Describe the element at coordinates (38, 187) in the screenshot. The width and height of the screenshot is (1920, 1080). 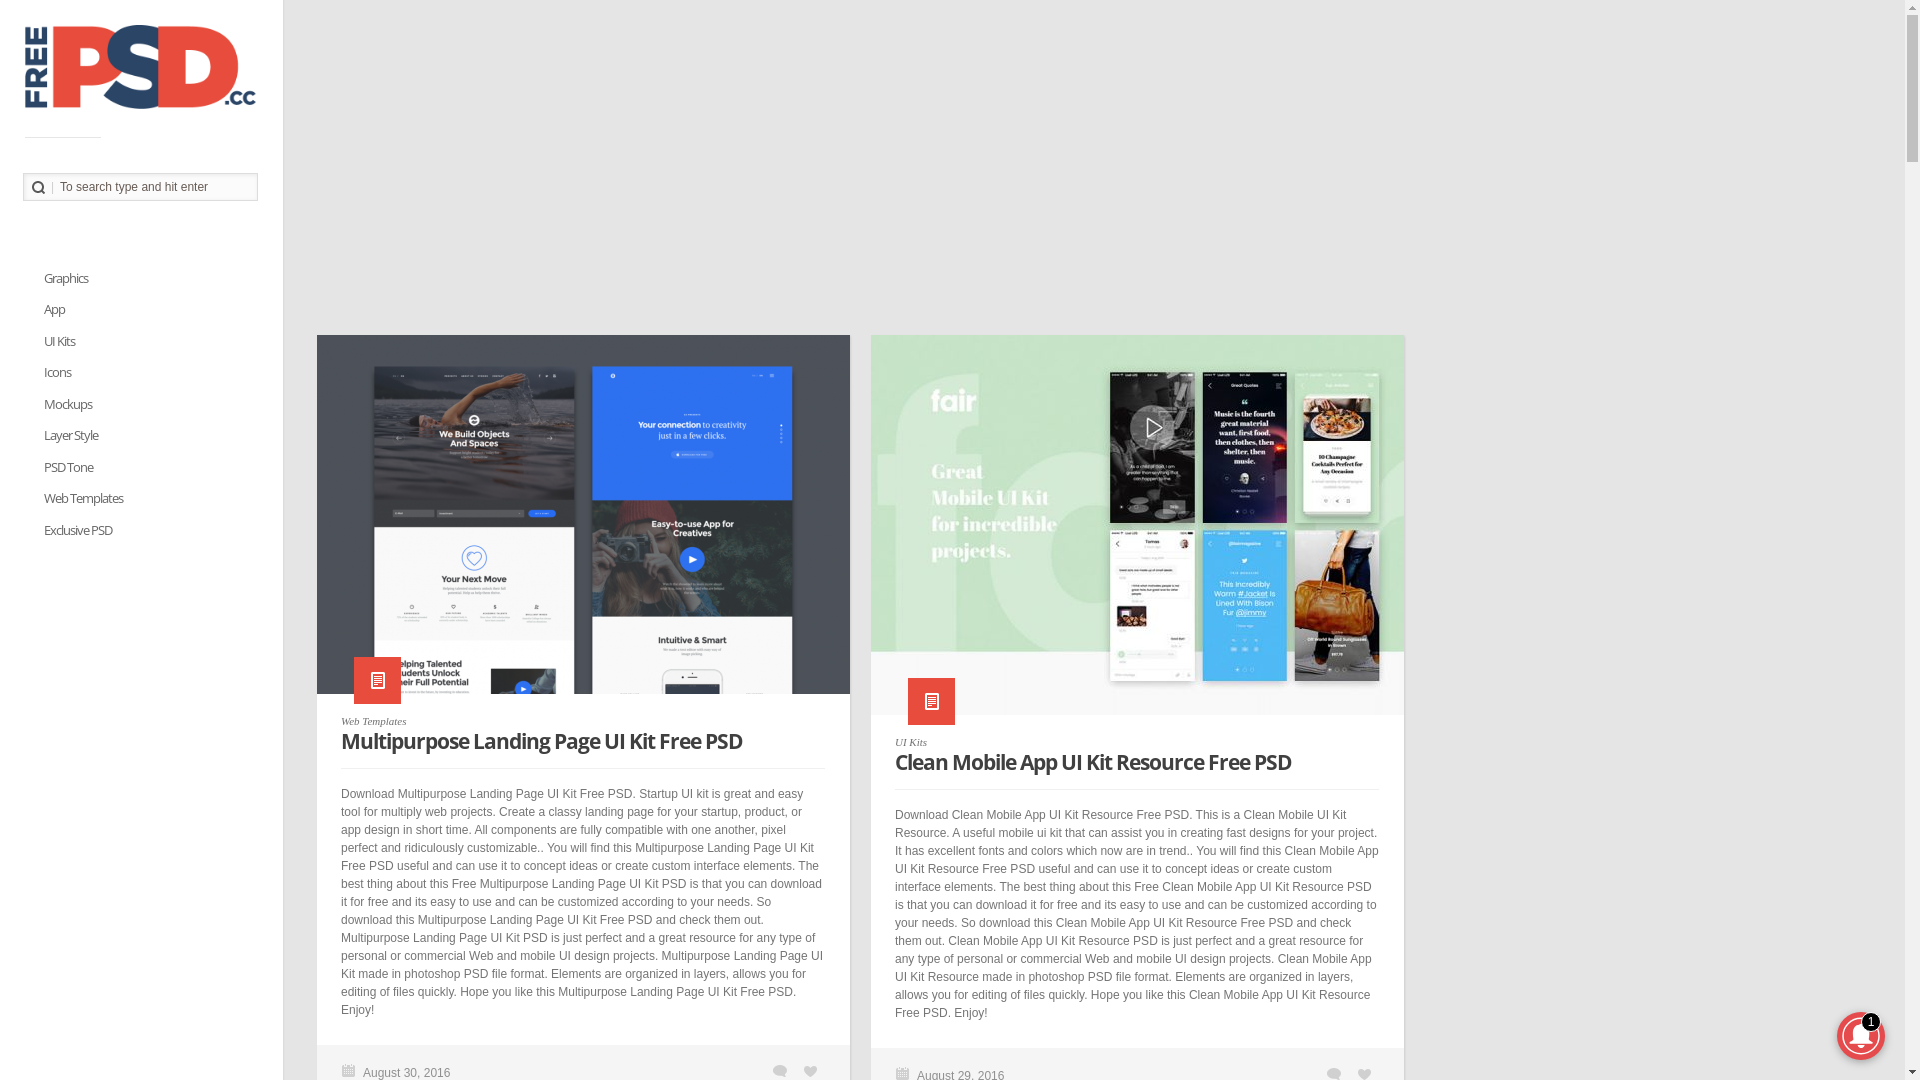
I see `'Search'` at that location.